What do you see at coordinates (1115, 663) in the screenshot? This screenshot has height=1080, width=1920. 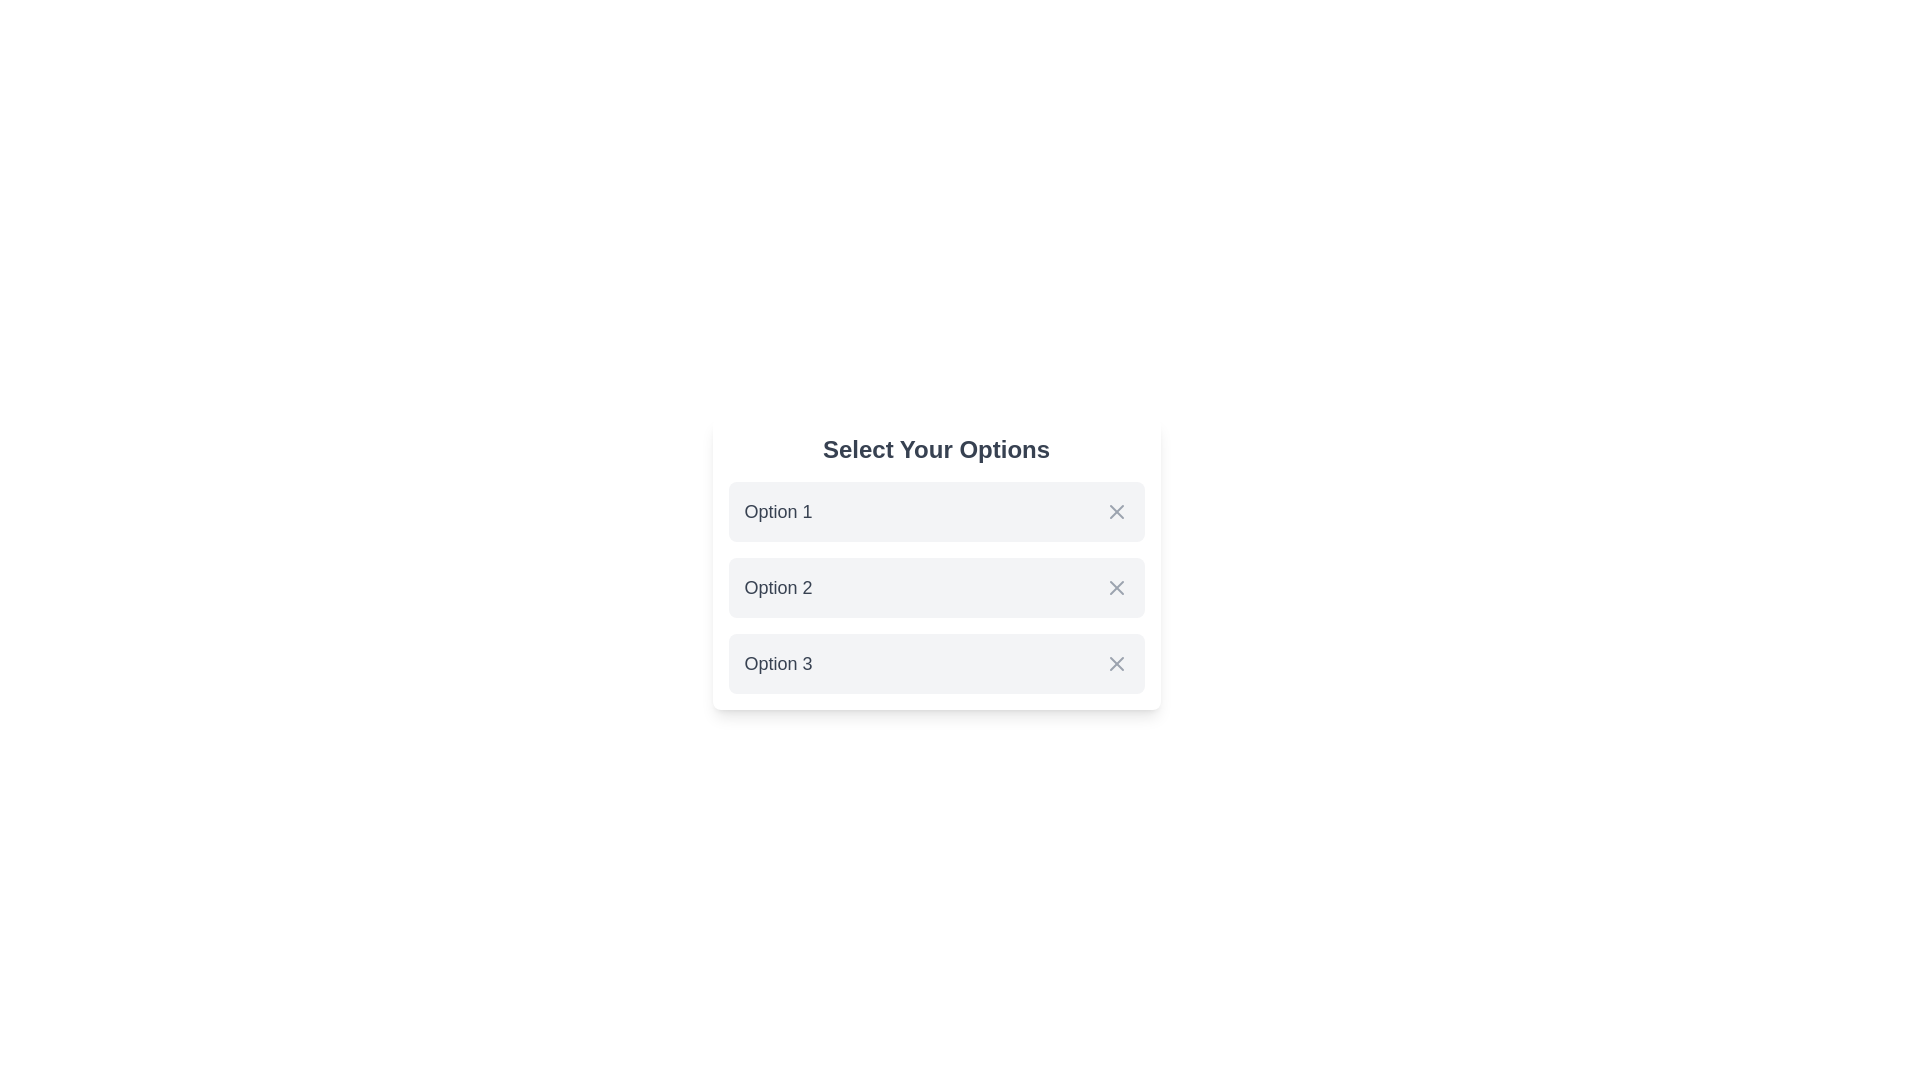 I see `the close icon of the third option in the 'Select Your Options' list` at bounding box center [1115, 663].